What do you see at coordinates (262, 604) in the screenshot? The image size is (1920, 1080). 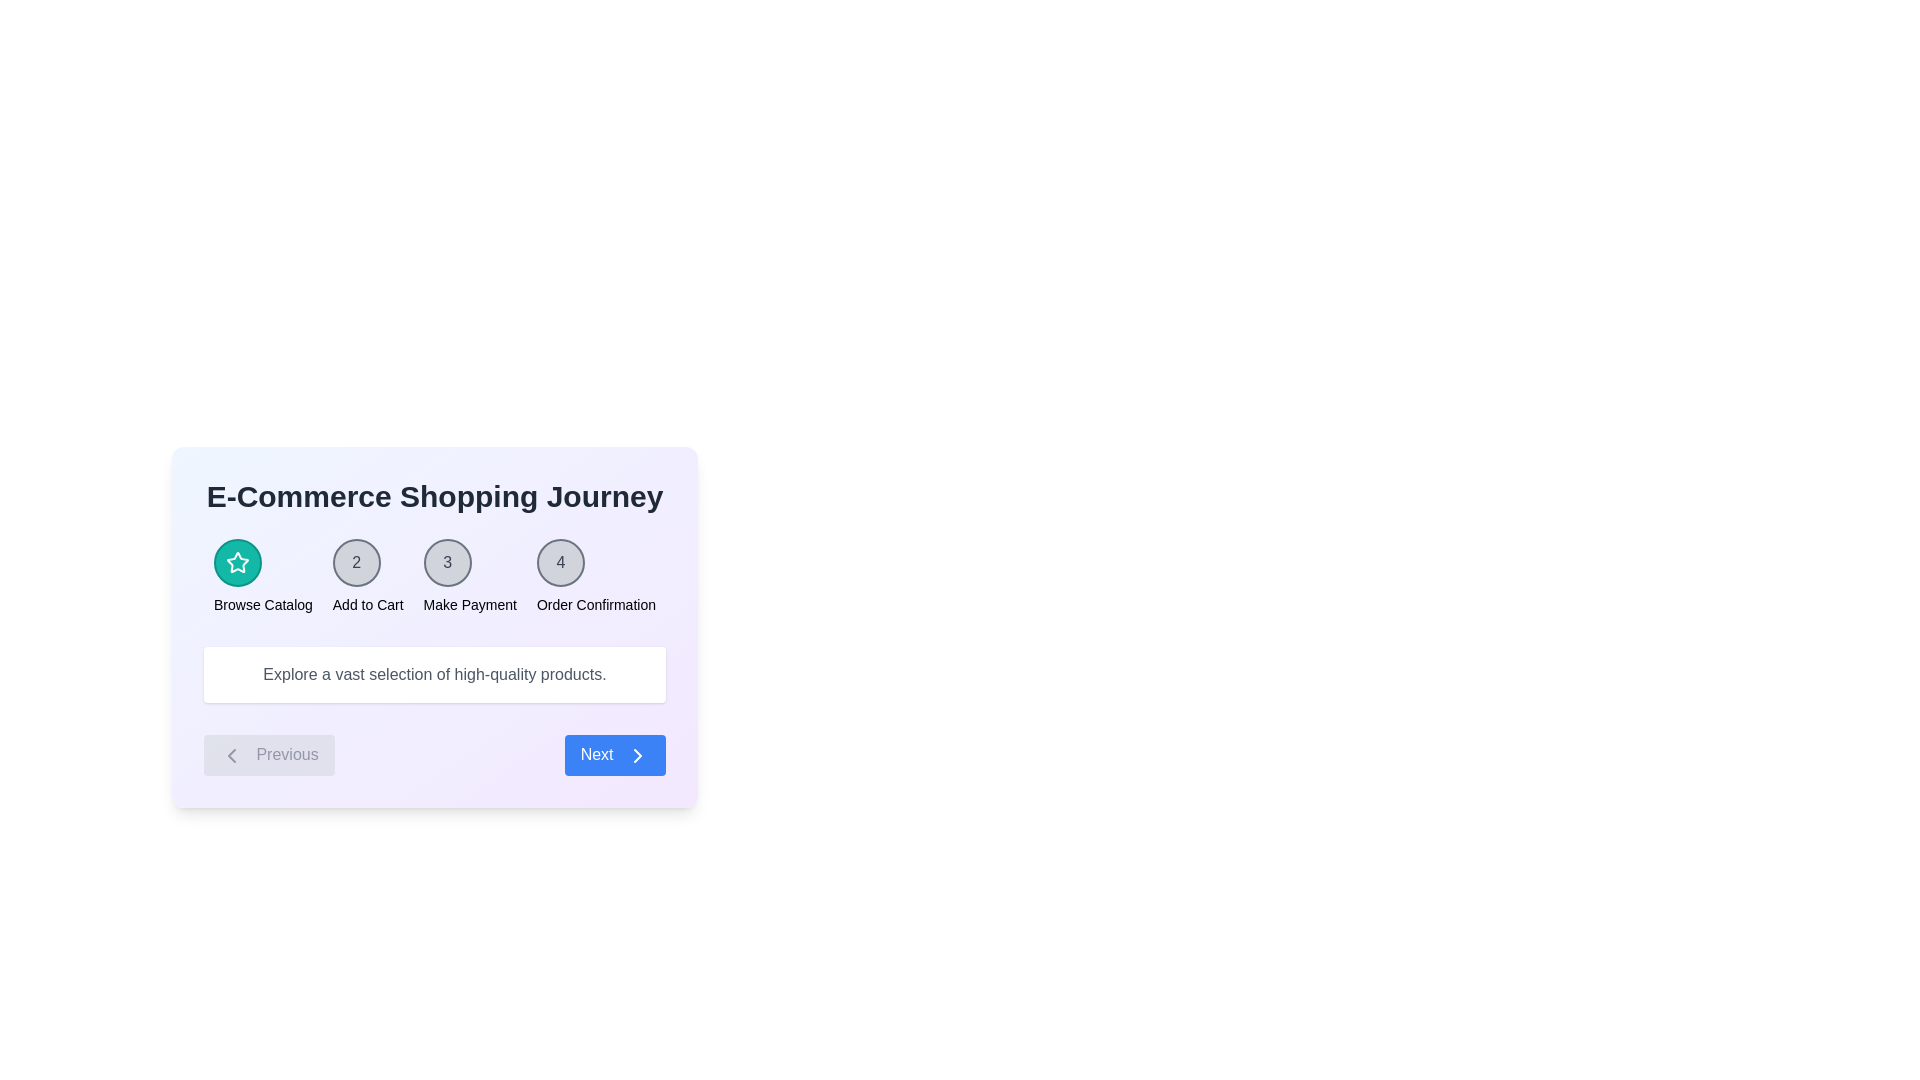 I see `the descriptive Text label located below the teal circular button with a white star icon in the first step of a multi-step process` at bounding box center [262, 604].